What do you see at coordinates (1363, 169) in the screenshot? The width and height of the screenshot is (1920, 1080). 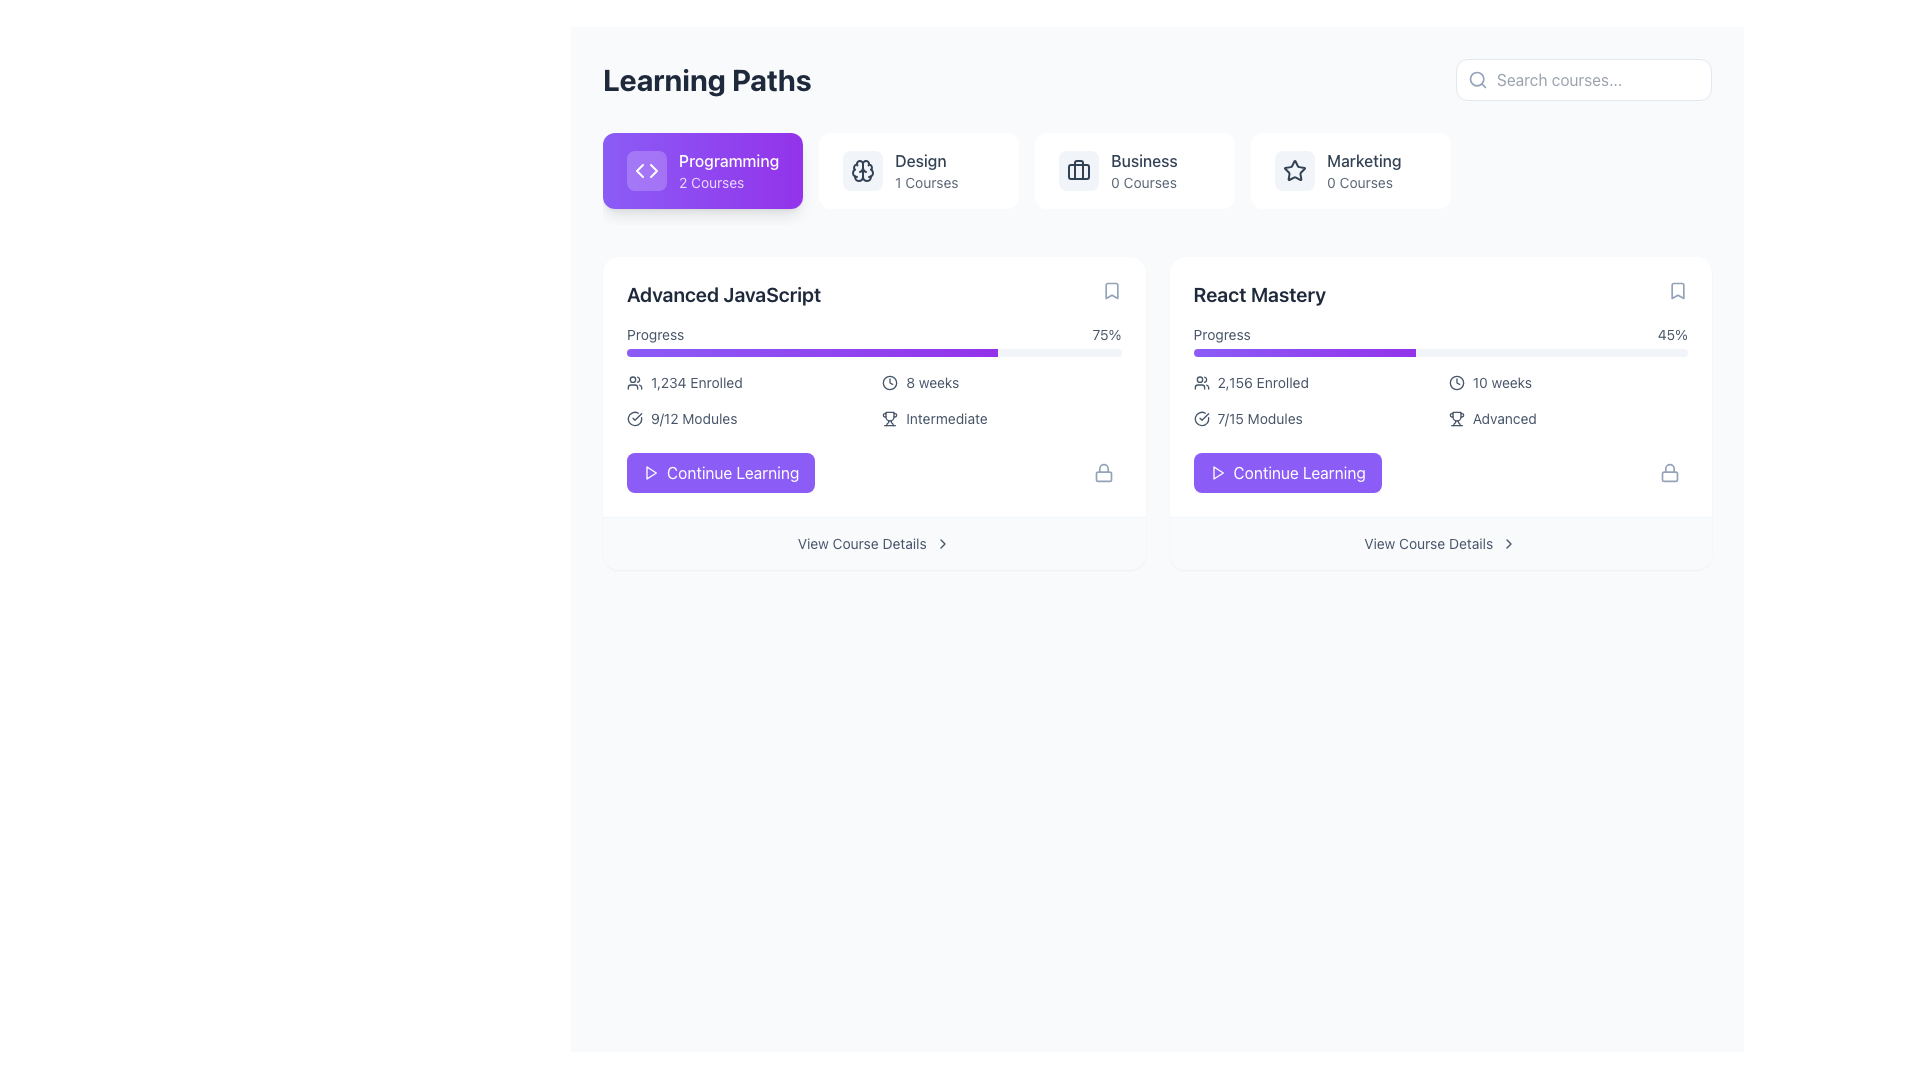 I see `the 'Marketing' category text label indicating '0 Courses' available within the 'Learning Paths' section` at bounding box center [1363, 169].